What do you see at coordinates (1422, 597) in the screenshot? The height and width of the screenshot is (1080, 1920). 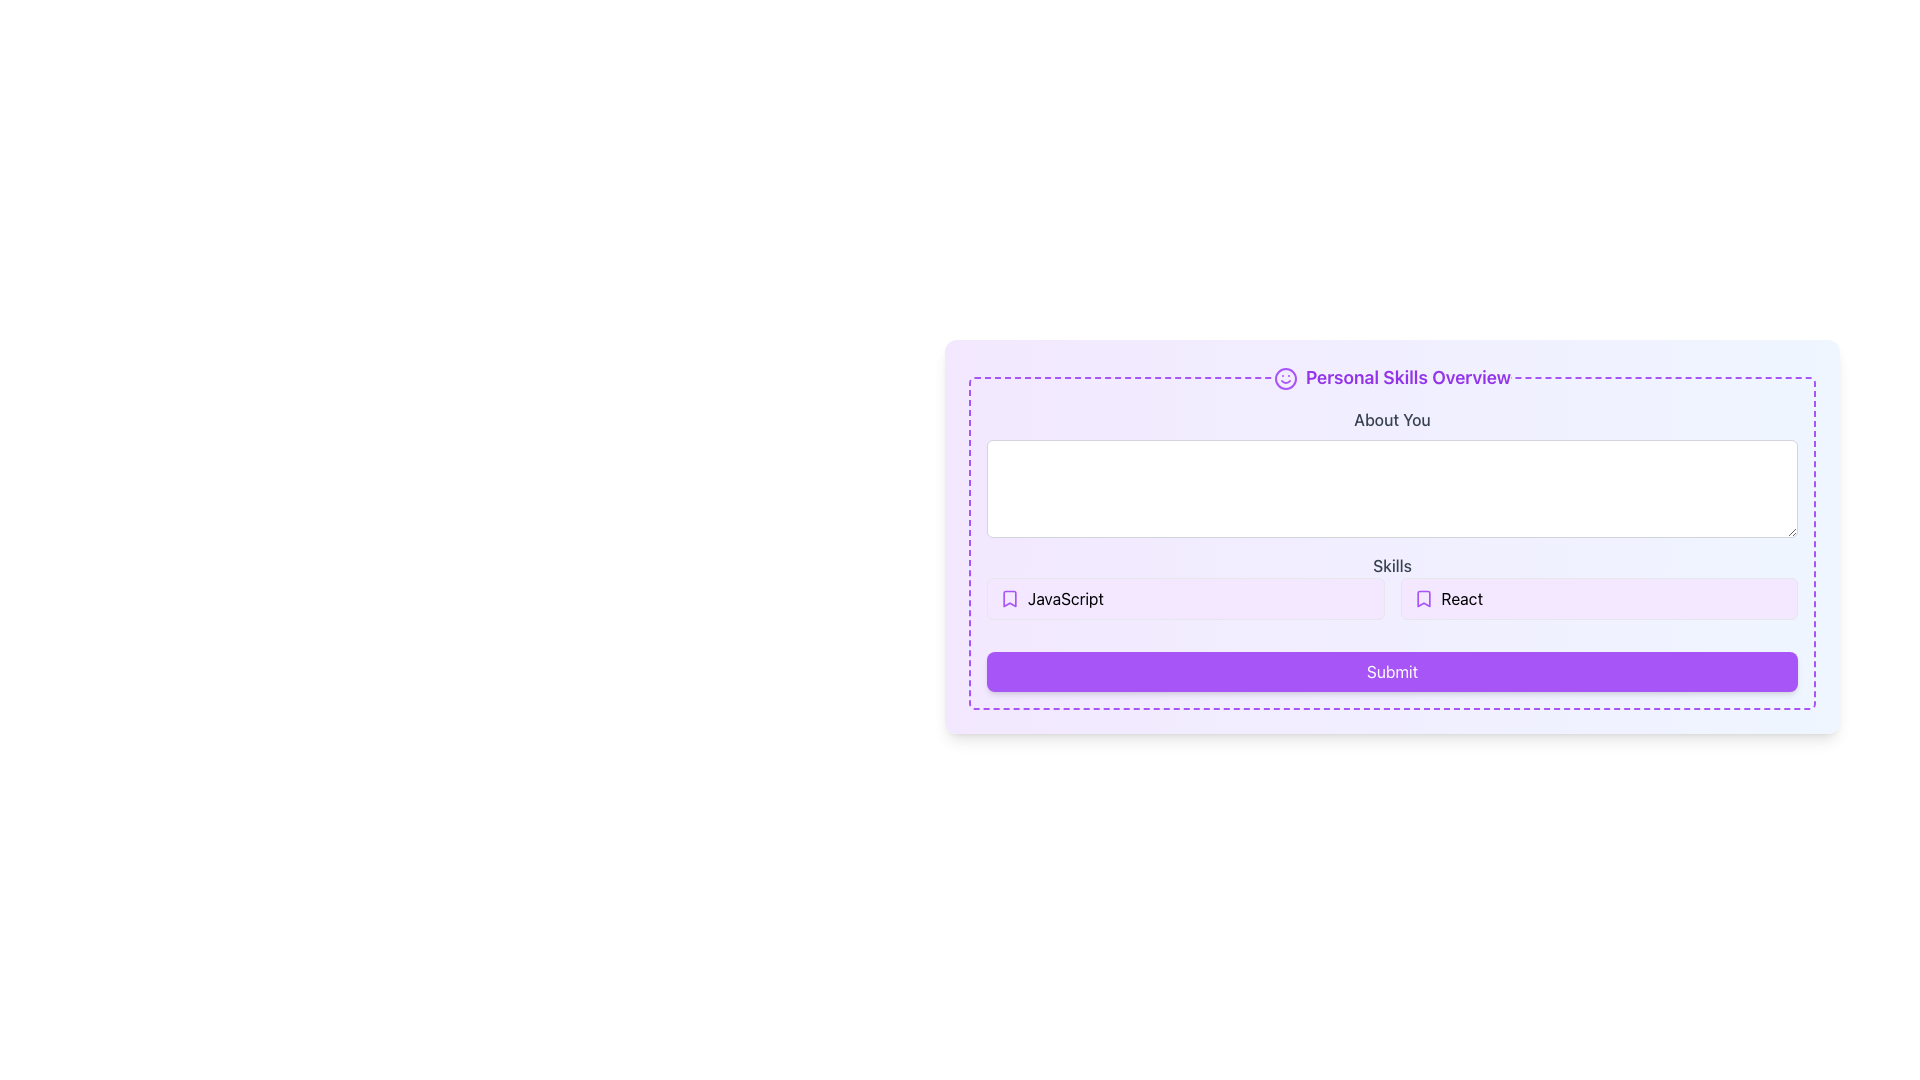 I see `the bookmark icon located to the left of the 'React' button in the Skills section of the form` at bounding box center [1422, 597].